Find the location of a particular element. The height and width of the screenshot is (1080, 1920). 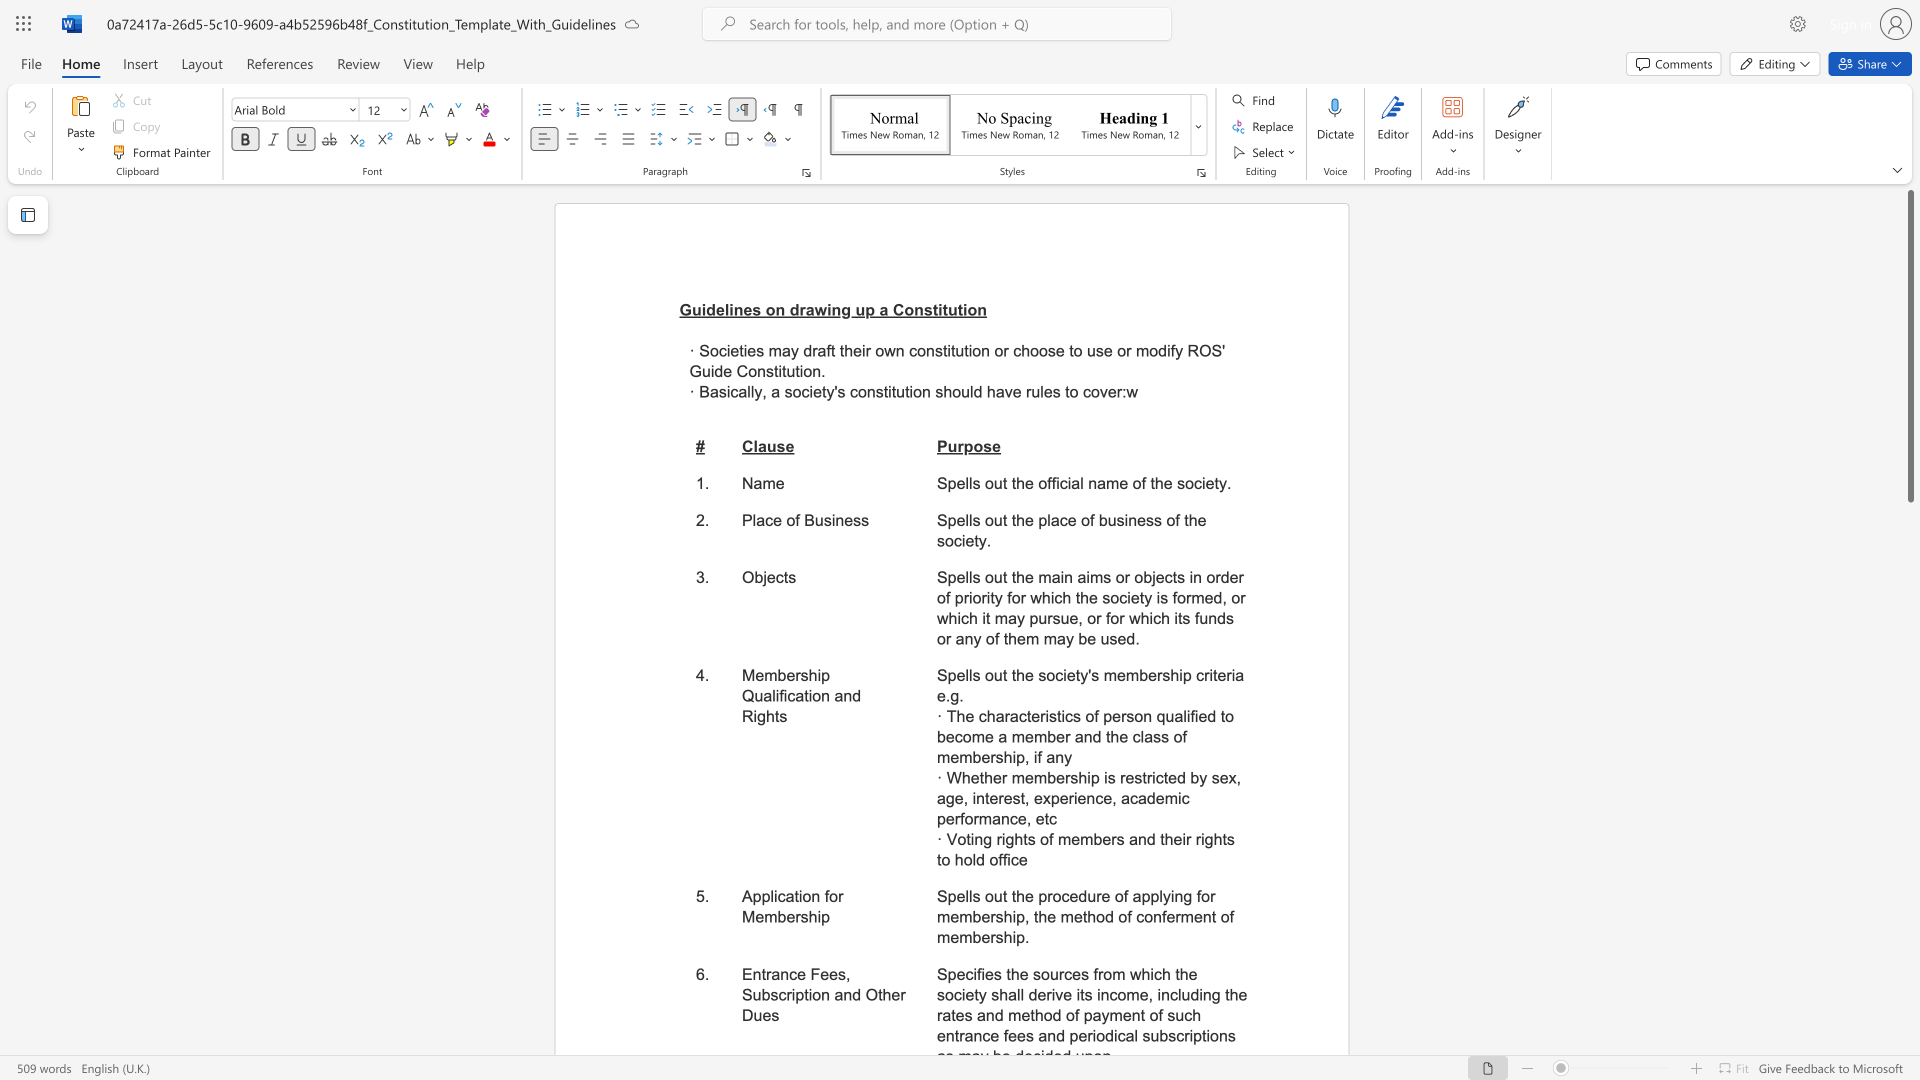

the subset text "eti" within the text "· Societies may draft their own constitution or choose to use or" is located at coordinates (729, 350).